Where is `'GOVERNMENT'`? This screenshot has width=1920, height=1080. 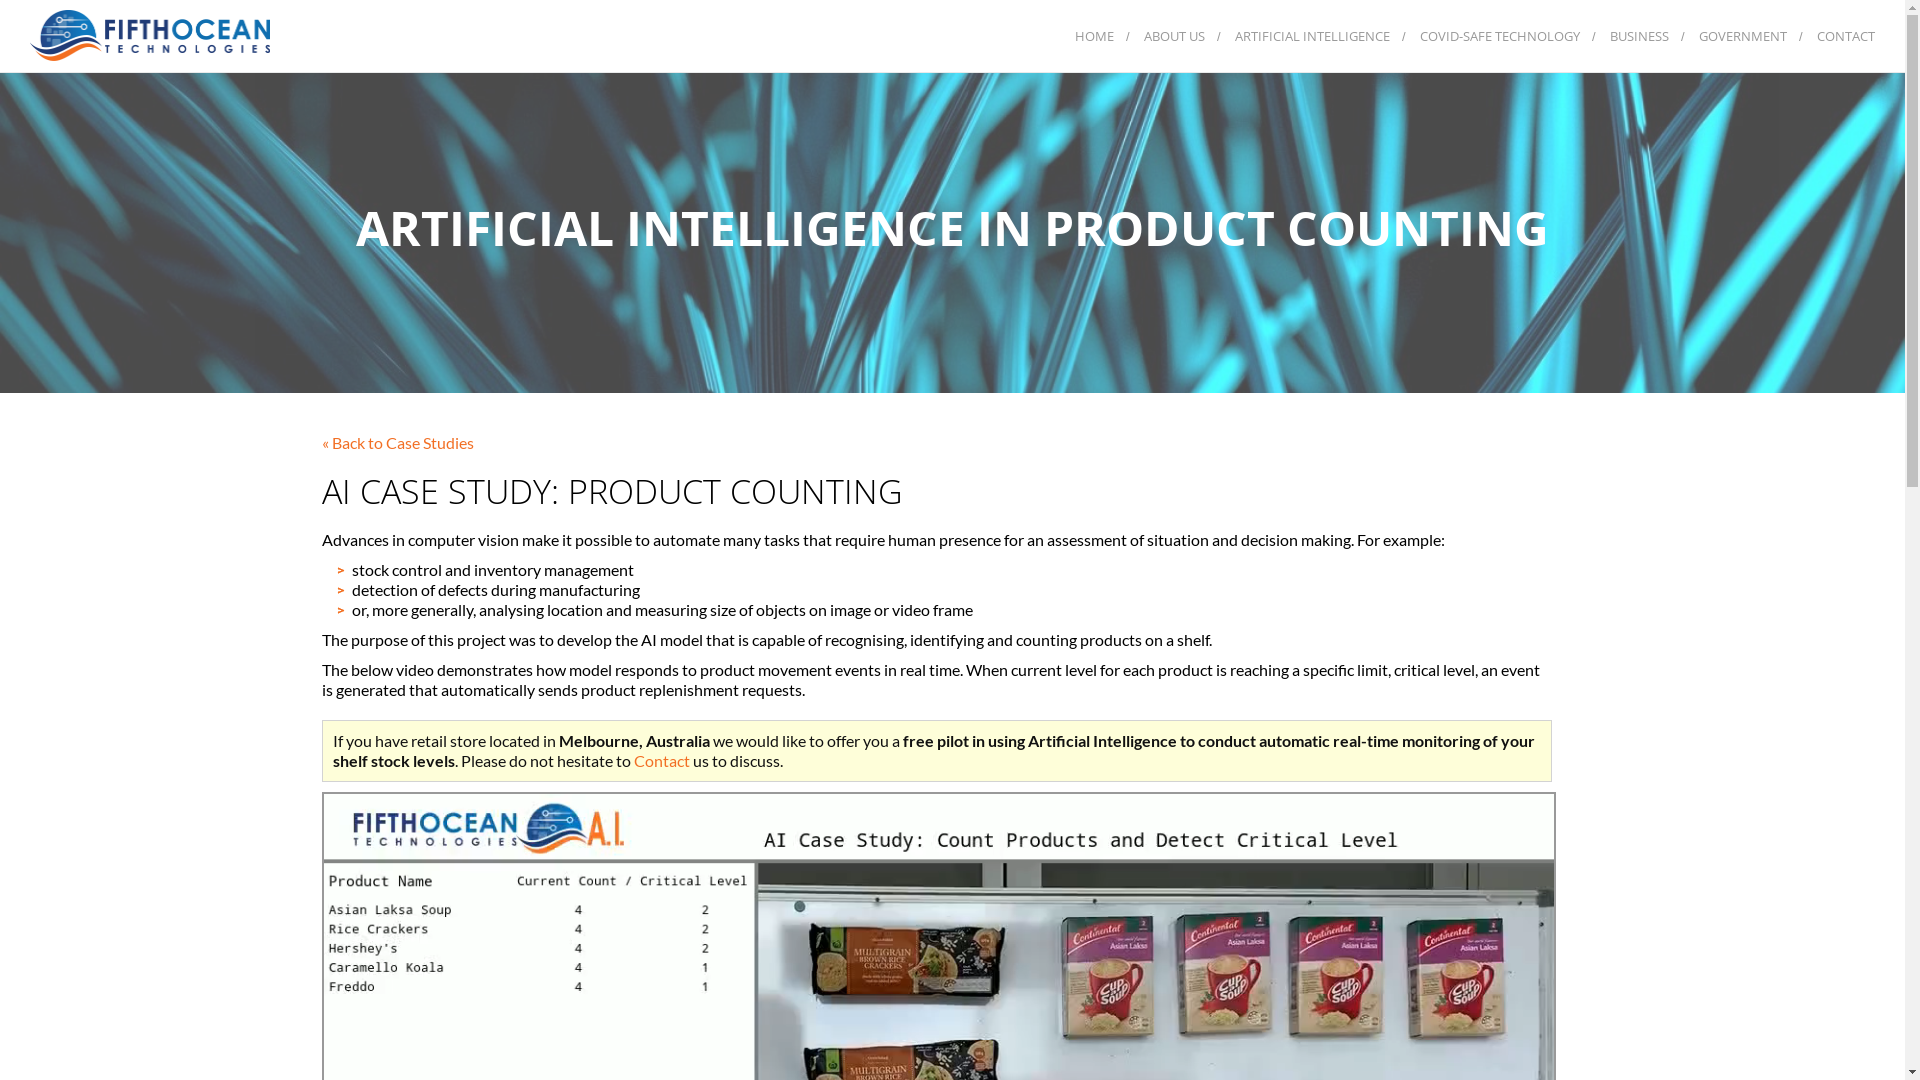
'GOVERNMENT' is located at coordinates (1741, 35).